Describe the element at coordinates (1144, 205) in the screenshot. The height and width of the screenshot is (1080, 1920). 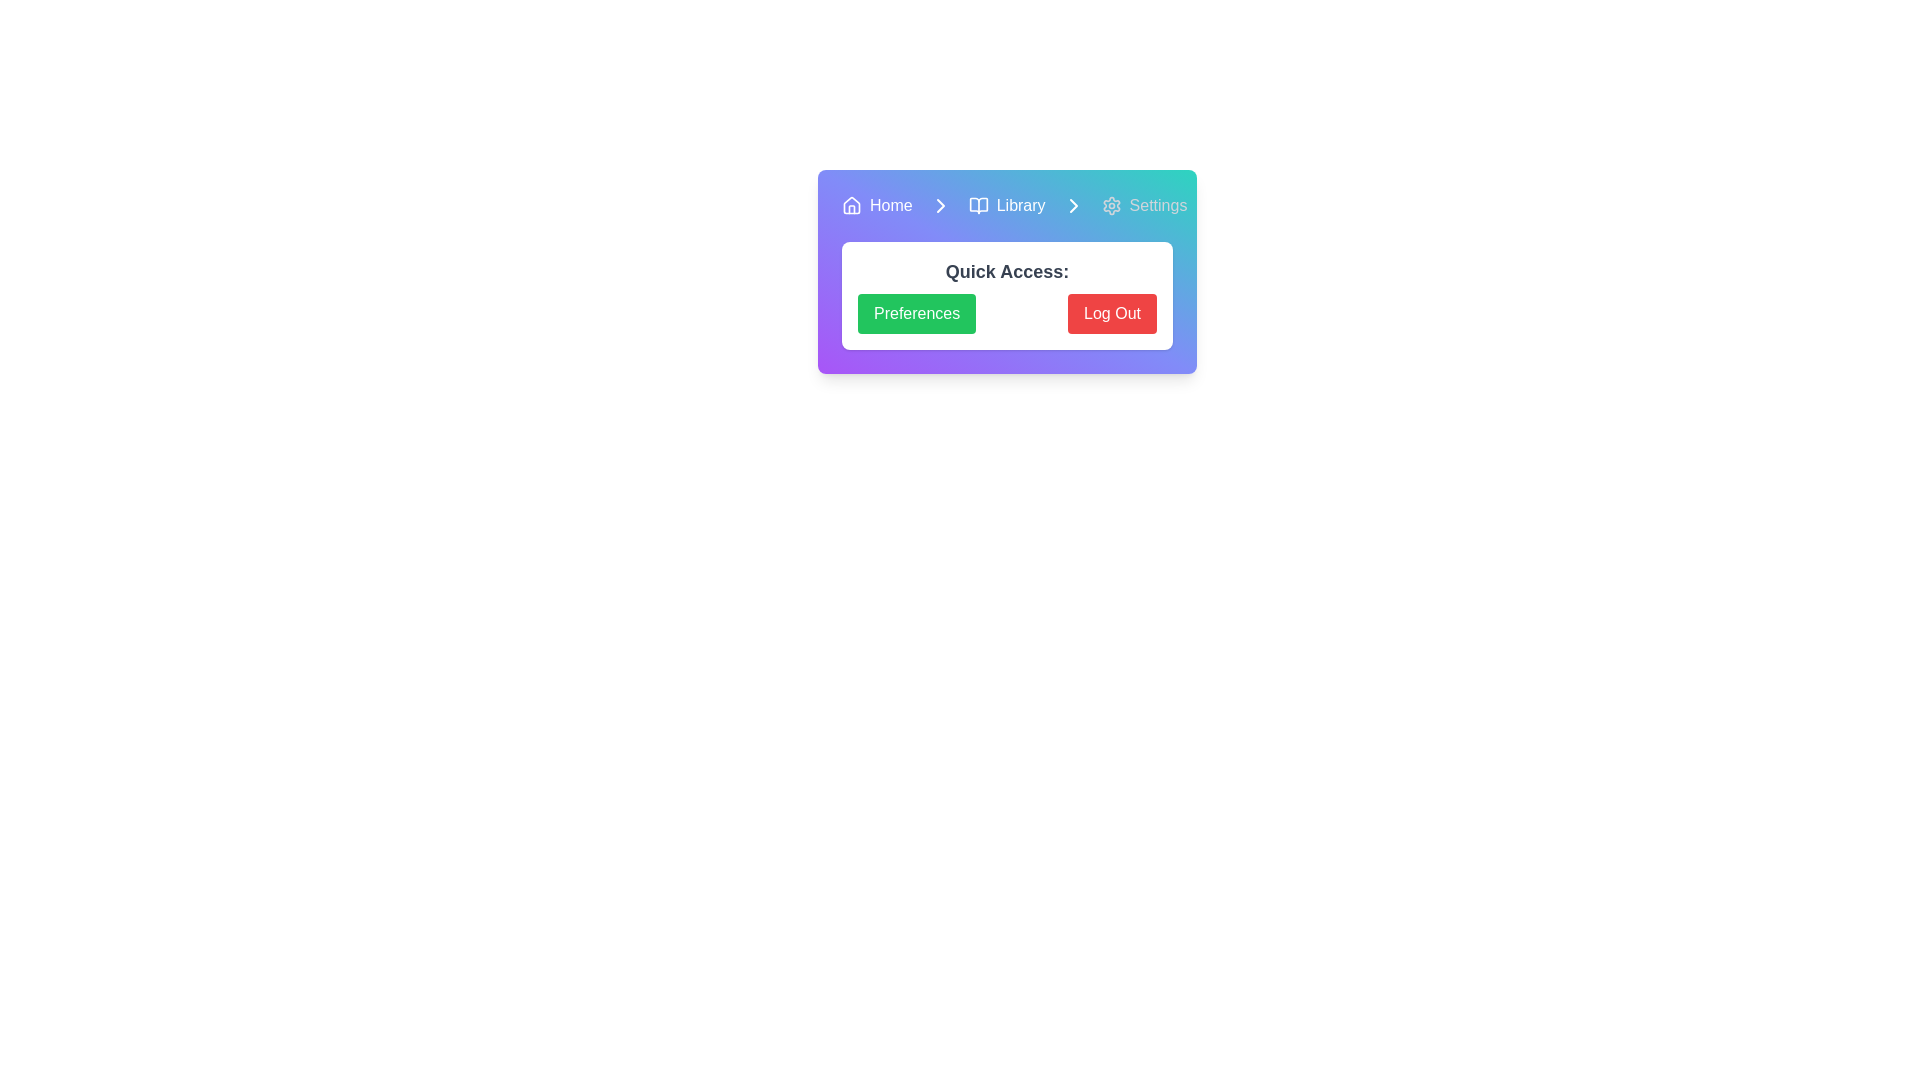
I see `the settings navigation item, which consists of a cogwheel icon and associated text, located at the top section of the interface, adjacent to 'Library'` at that location.